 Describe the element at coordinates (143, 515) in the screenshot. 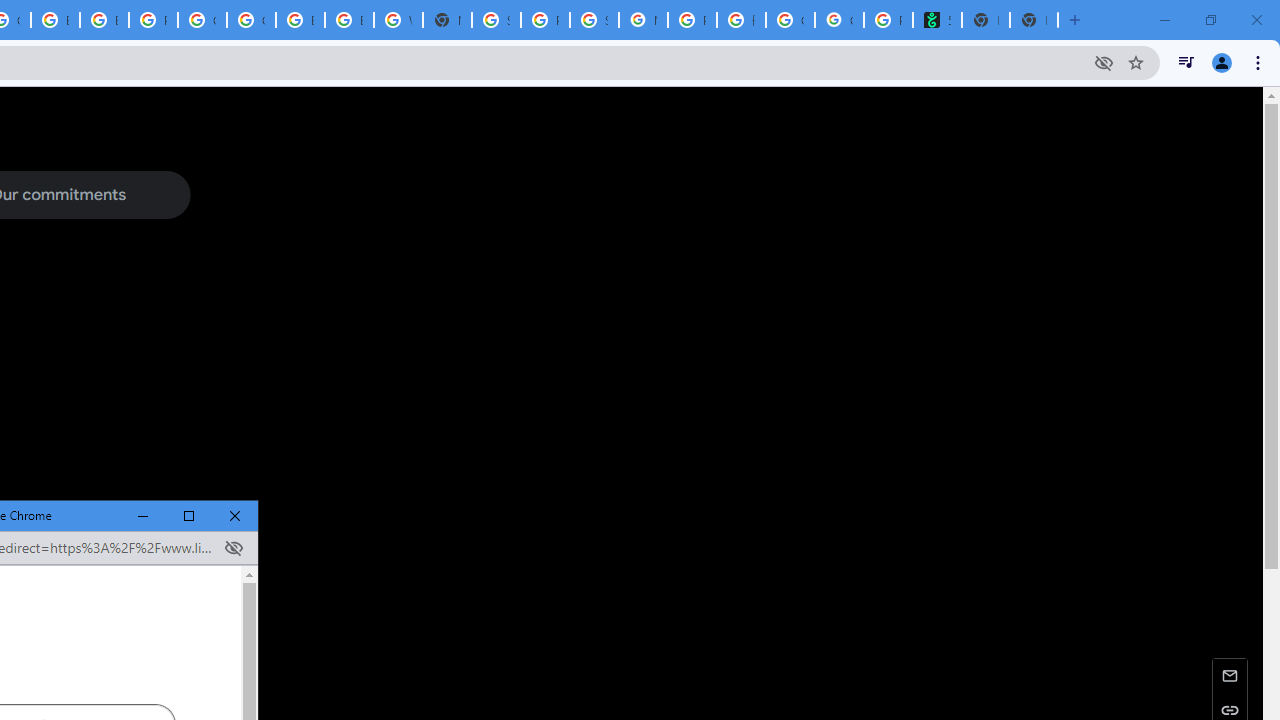

I see `'Minimize'` at that location.